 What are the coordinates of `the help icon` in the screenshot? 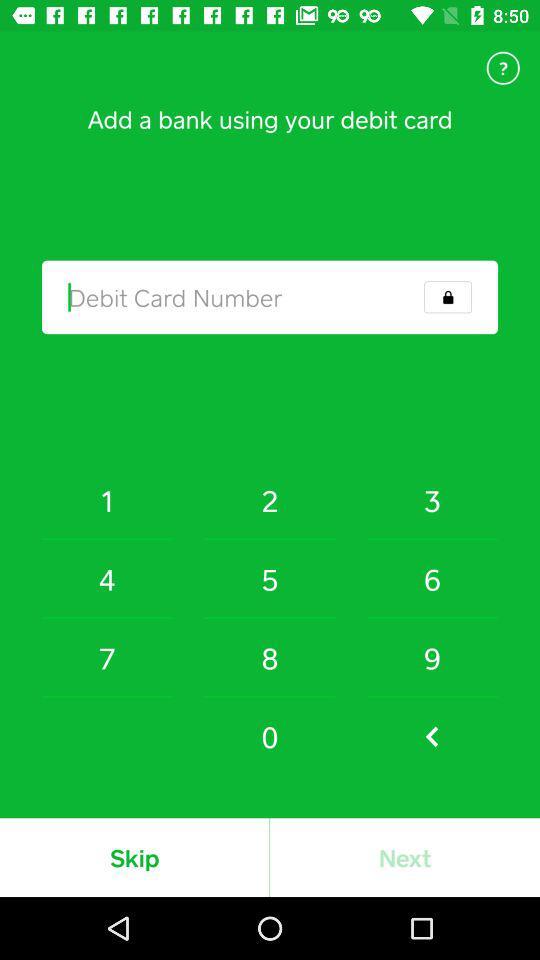 It's located at (502, 68).